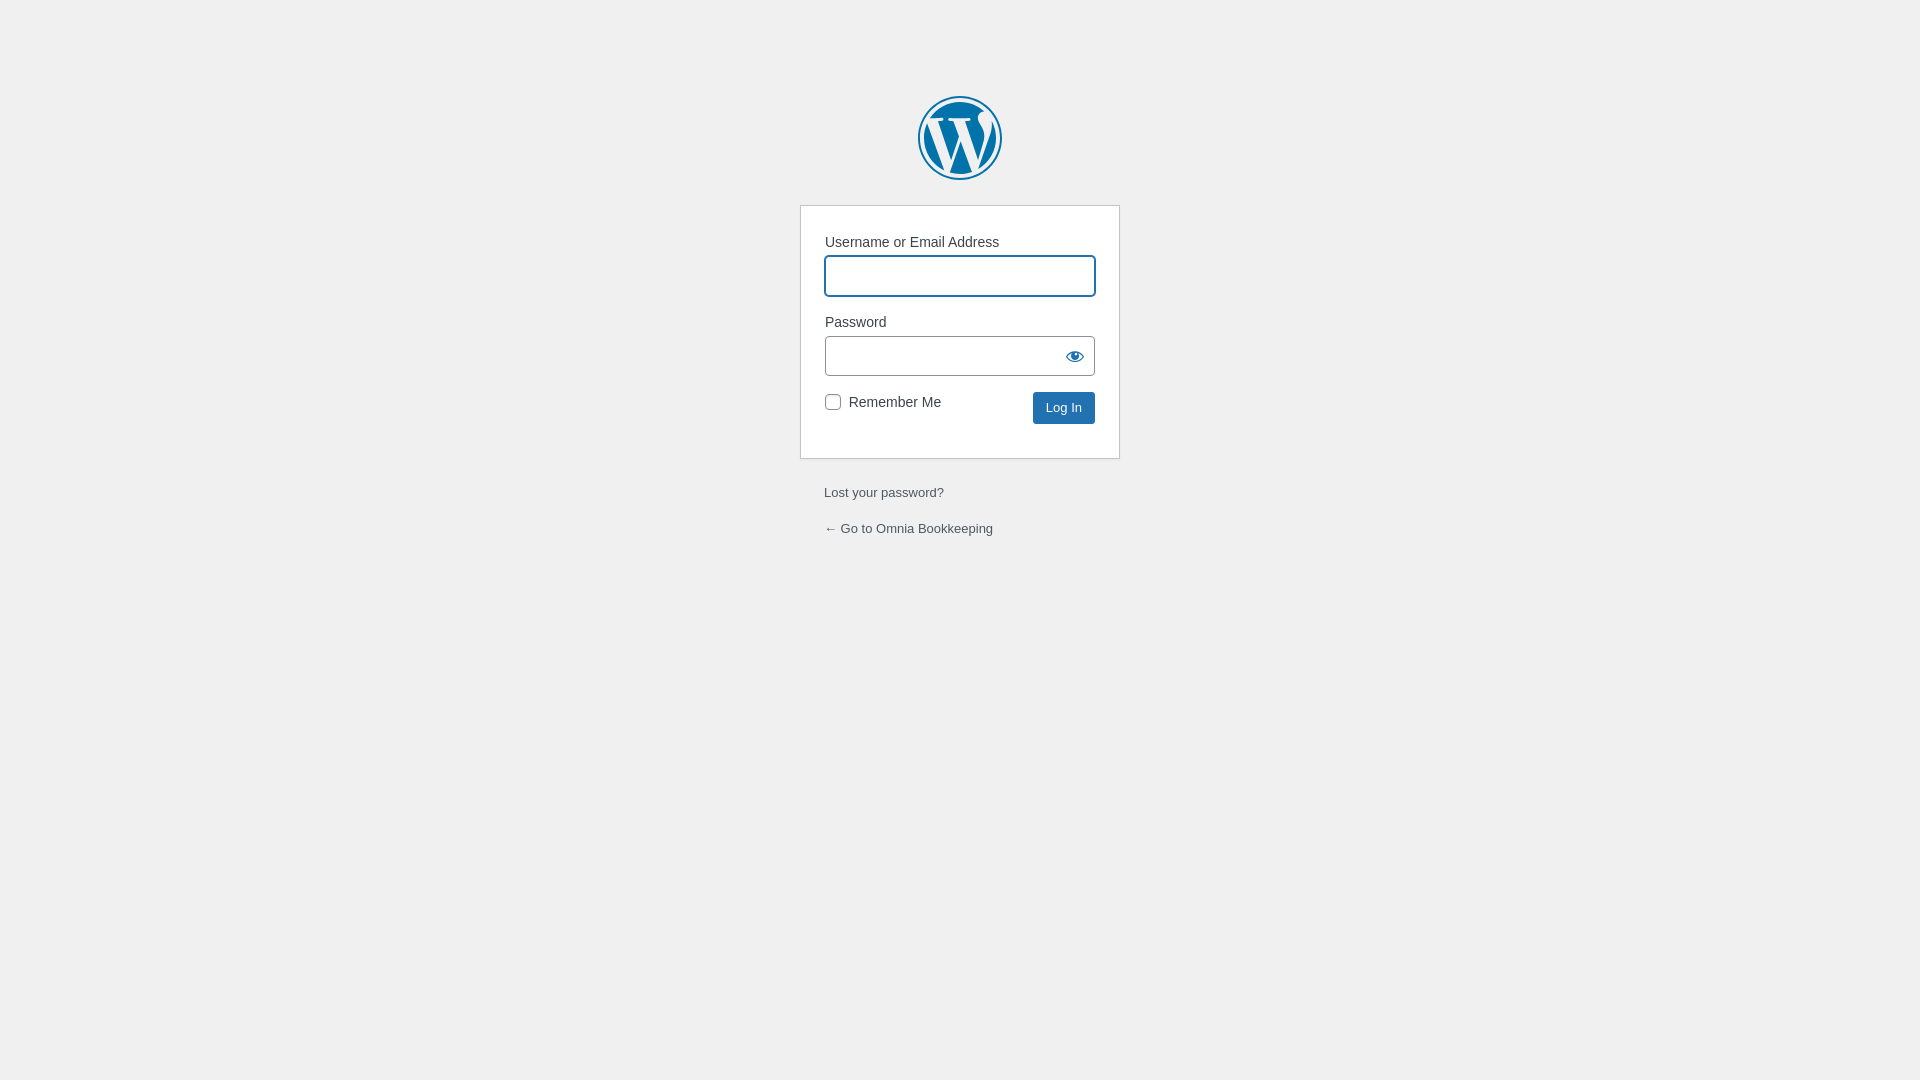  Describe the element at coordinates (882, 492) in the screenshot. I see `'Lost your password?'` at that location.